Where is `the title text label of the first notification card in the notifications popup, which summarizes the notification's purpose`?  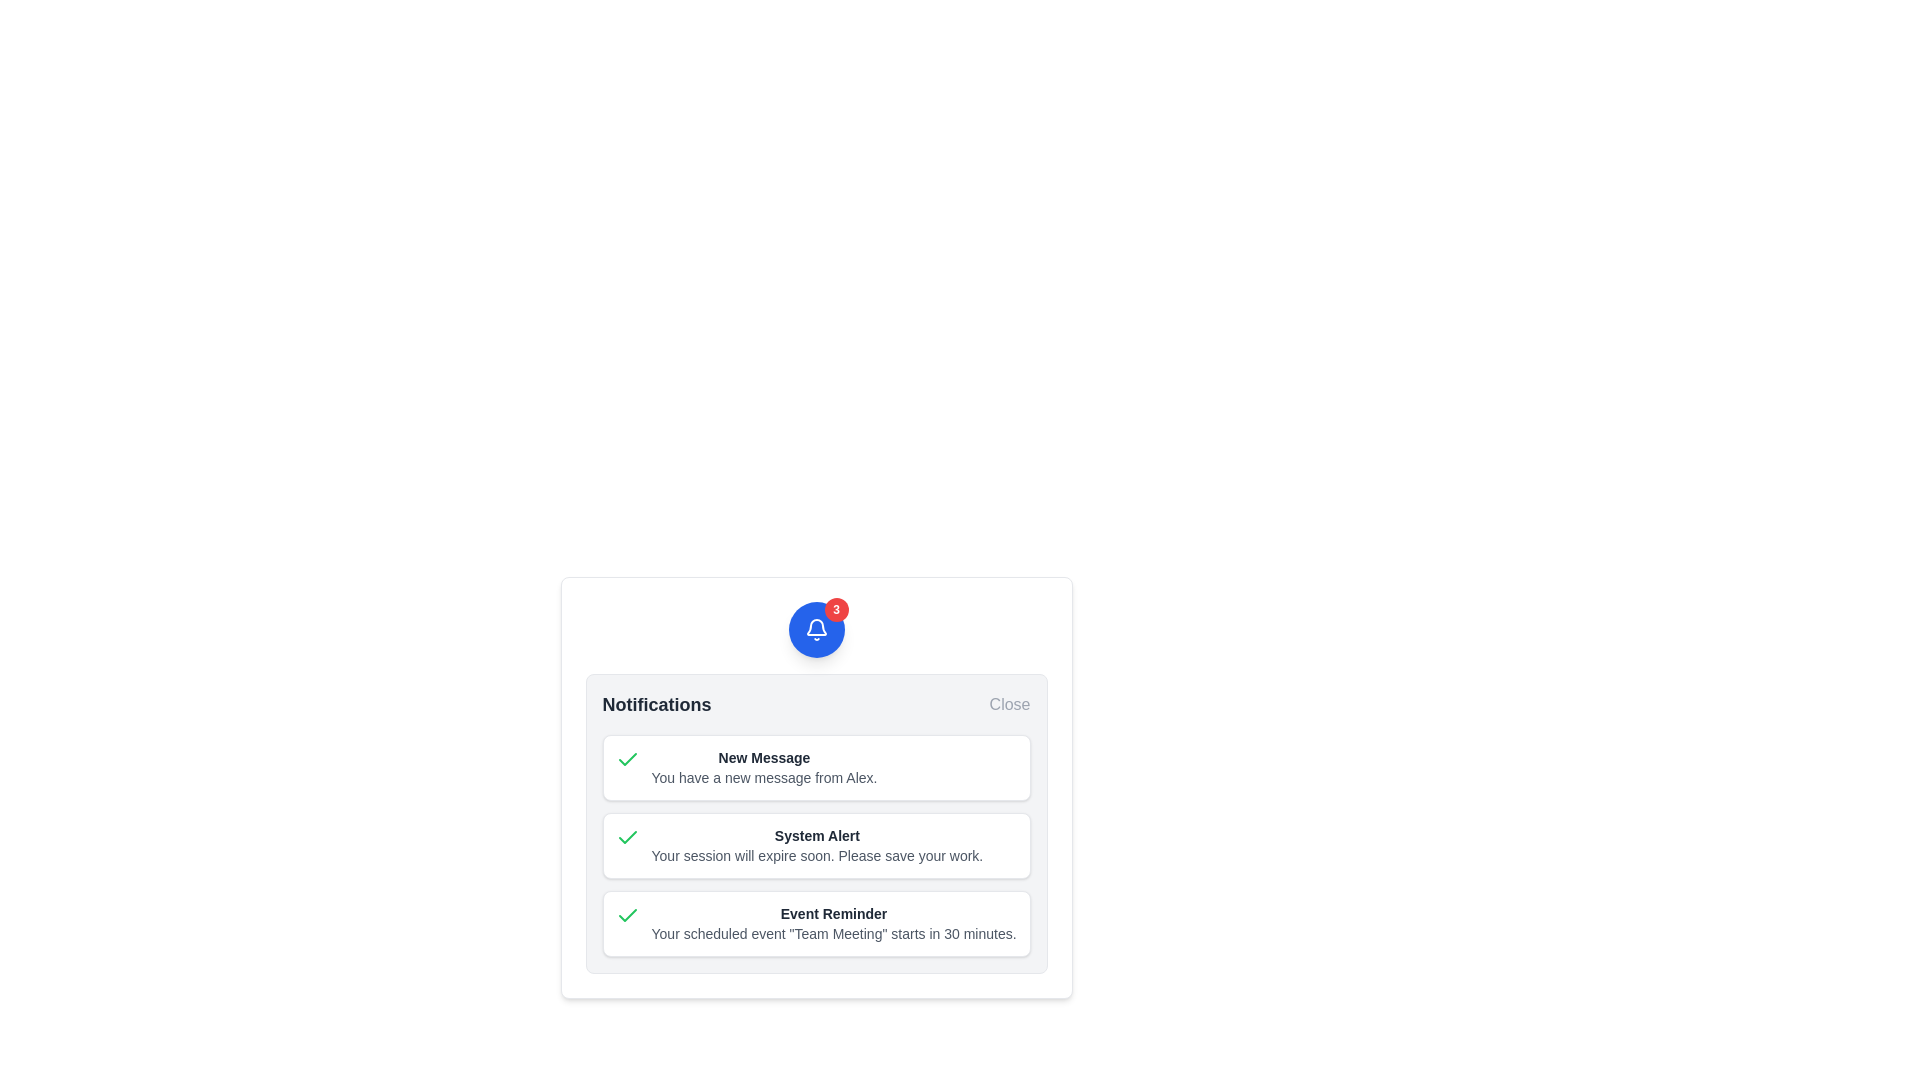 the title text label of the first notification card in the notifications popup, which summarizes the notification's purpose is located at coordinates (763, 758).